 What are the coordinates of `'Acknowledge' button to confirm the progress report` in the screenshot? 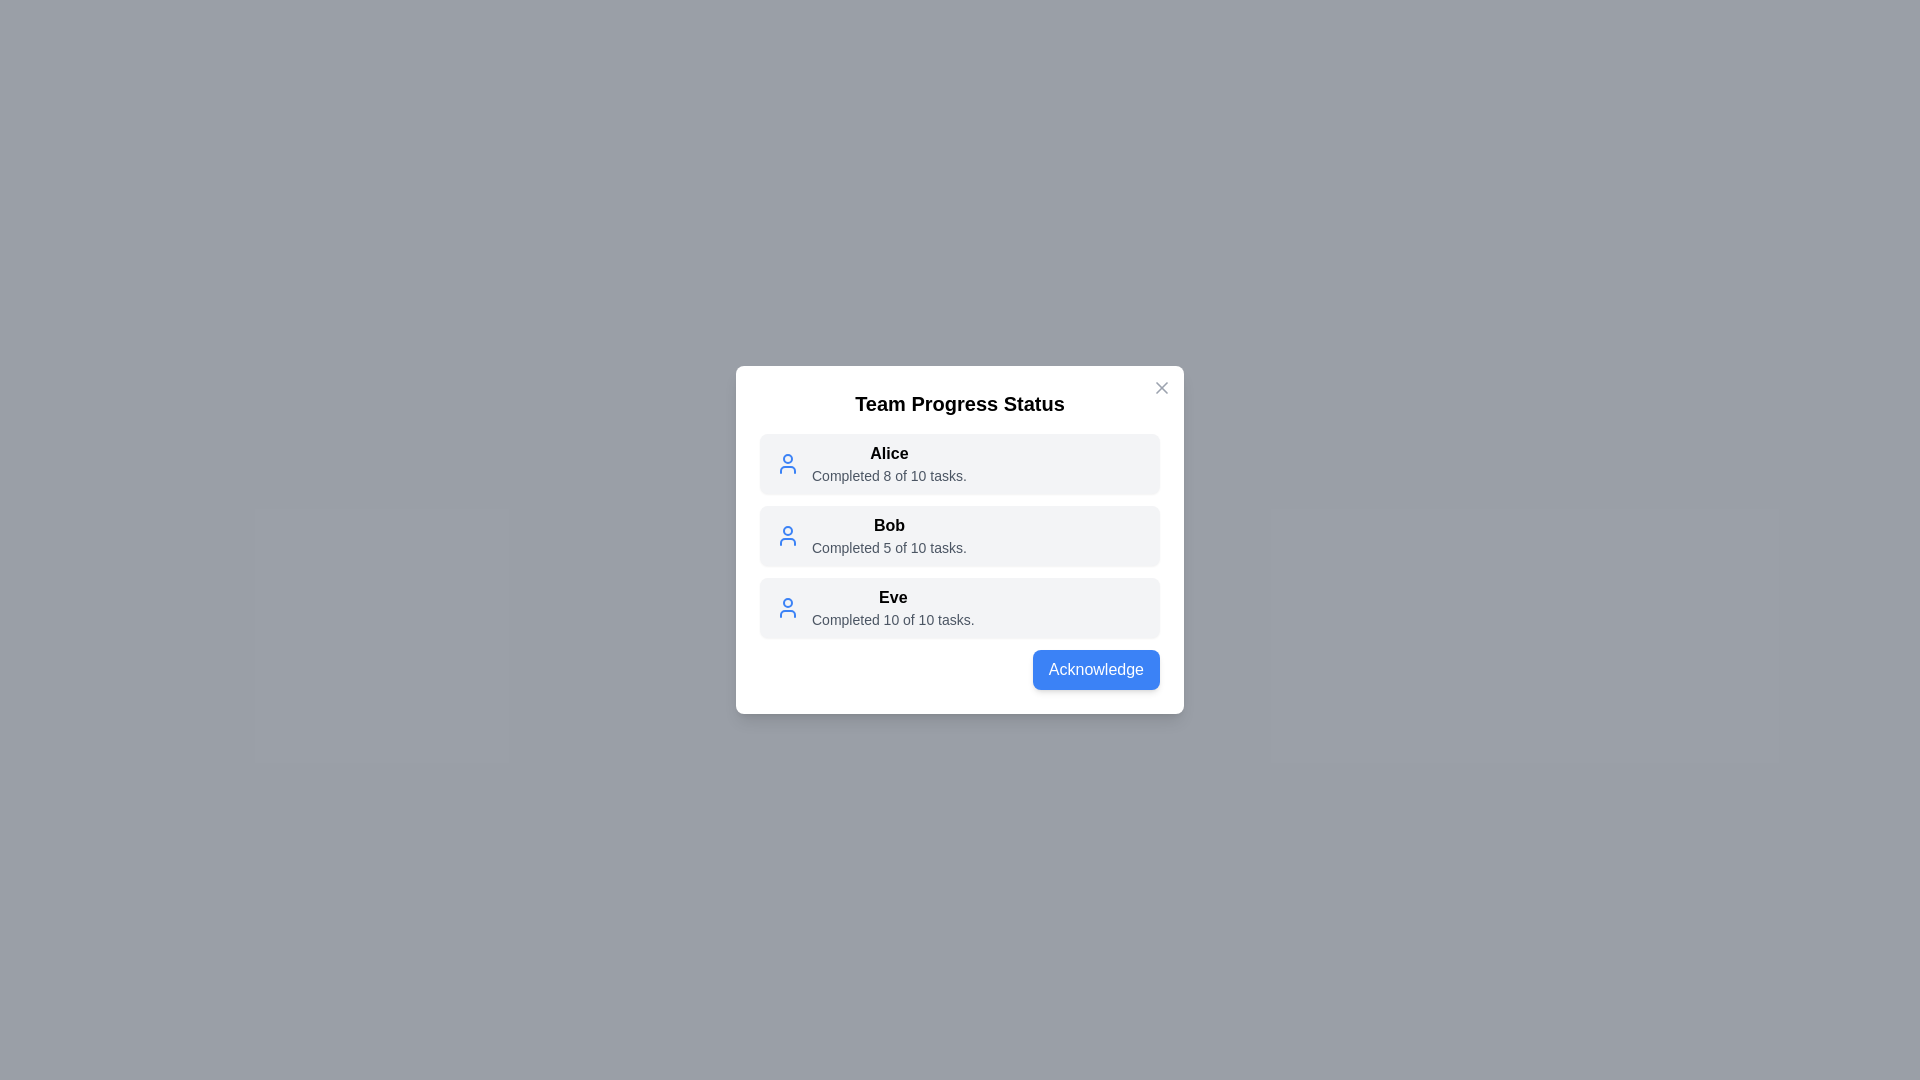 It's located at (1094, 670).